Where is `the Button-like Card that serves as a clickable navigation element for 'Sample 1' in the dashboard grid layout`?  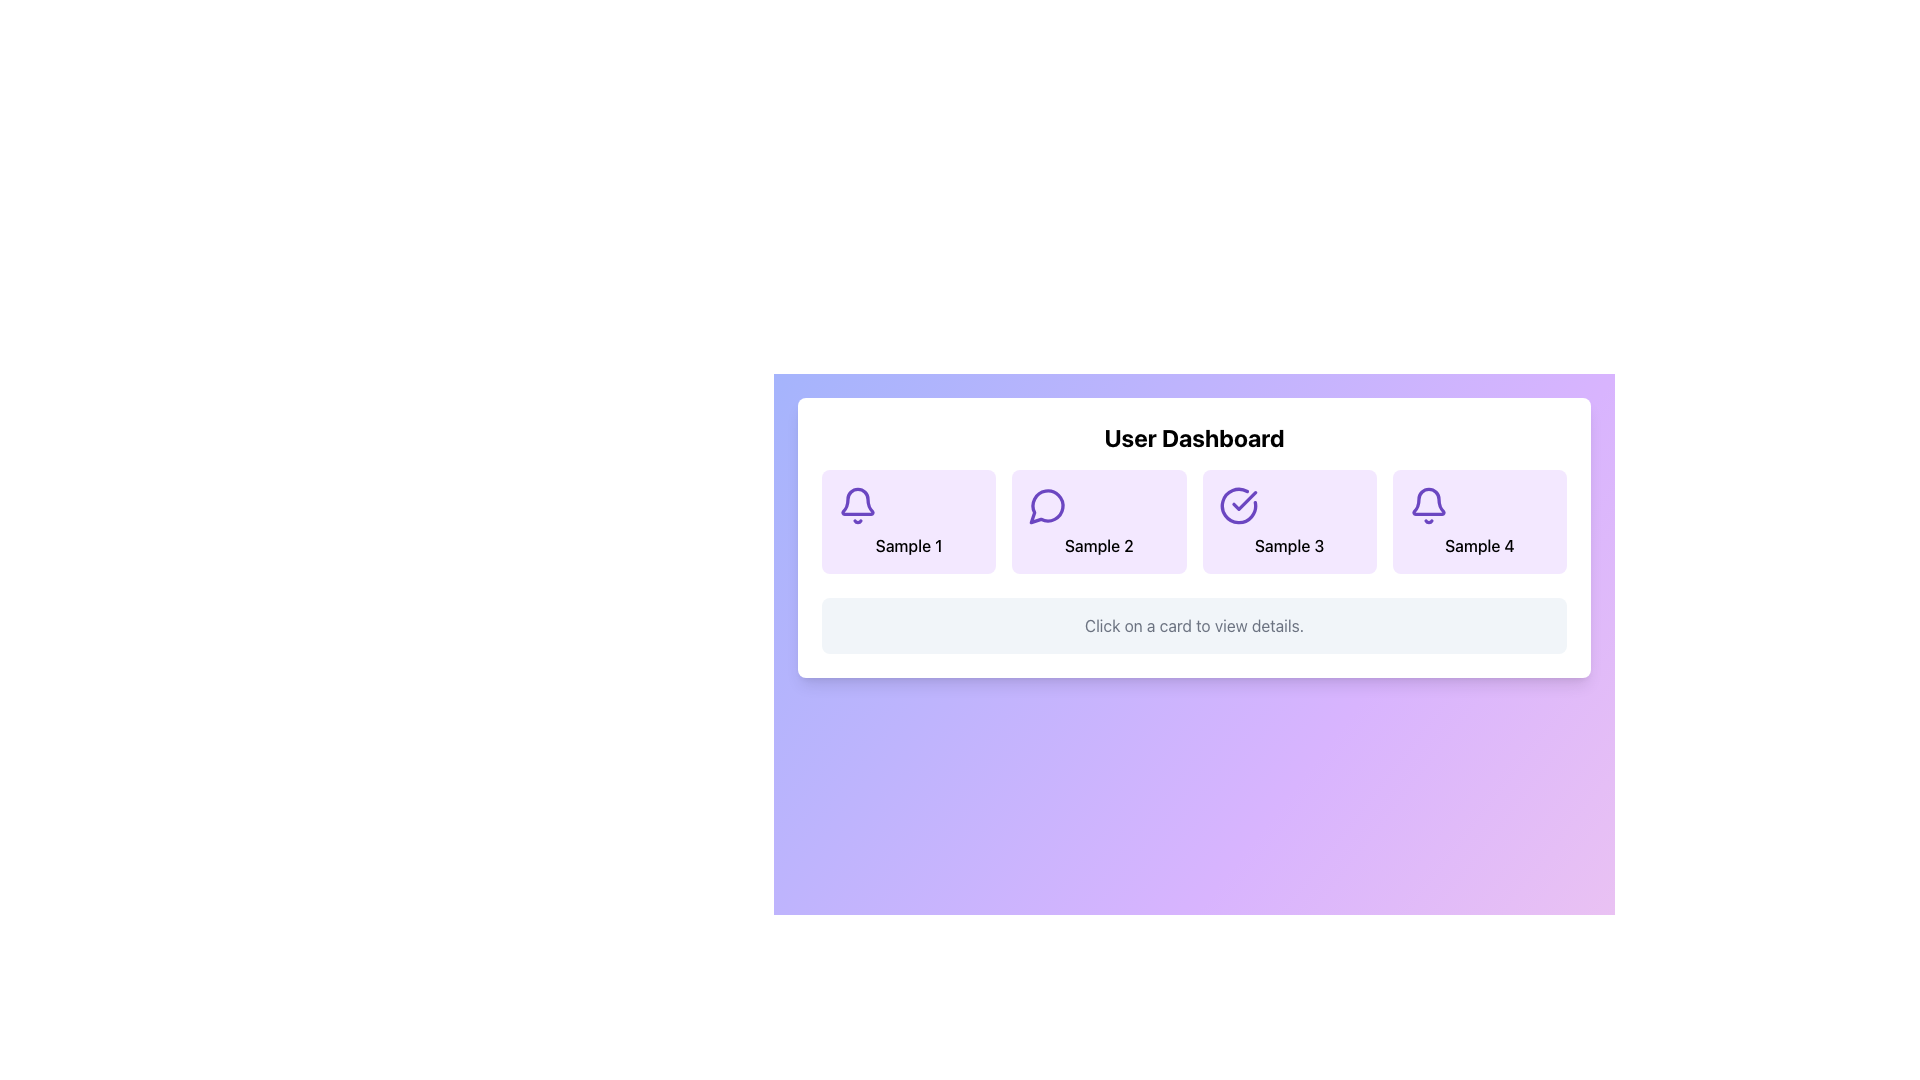 the Button-like Card that serves as a clickable navigation element for 'Sample 1' in the dashboard grid layout is located at coordinates (908, 520).